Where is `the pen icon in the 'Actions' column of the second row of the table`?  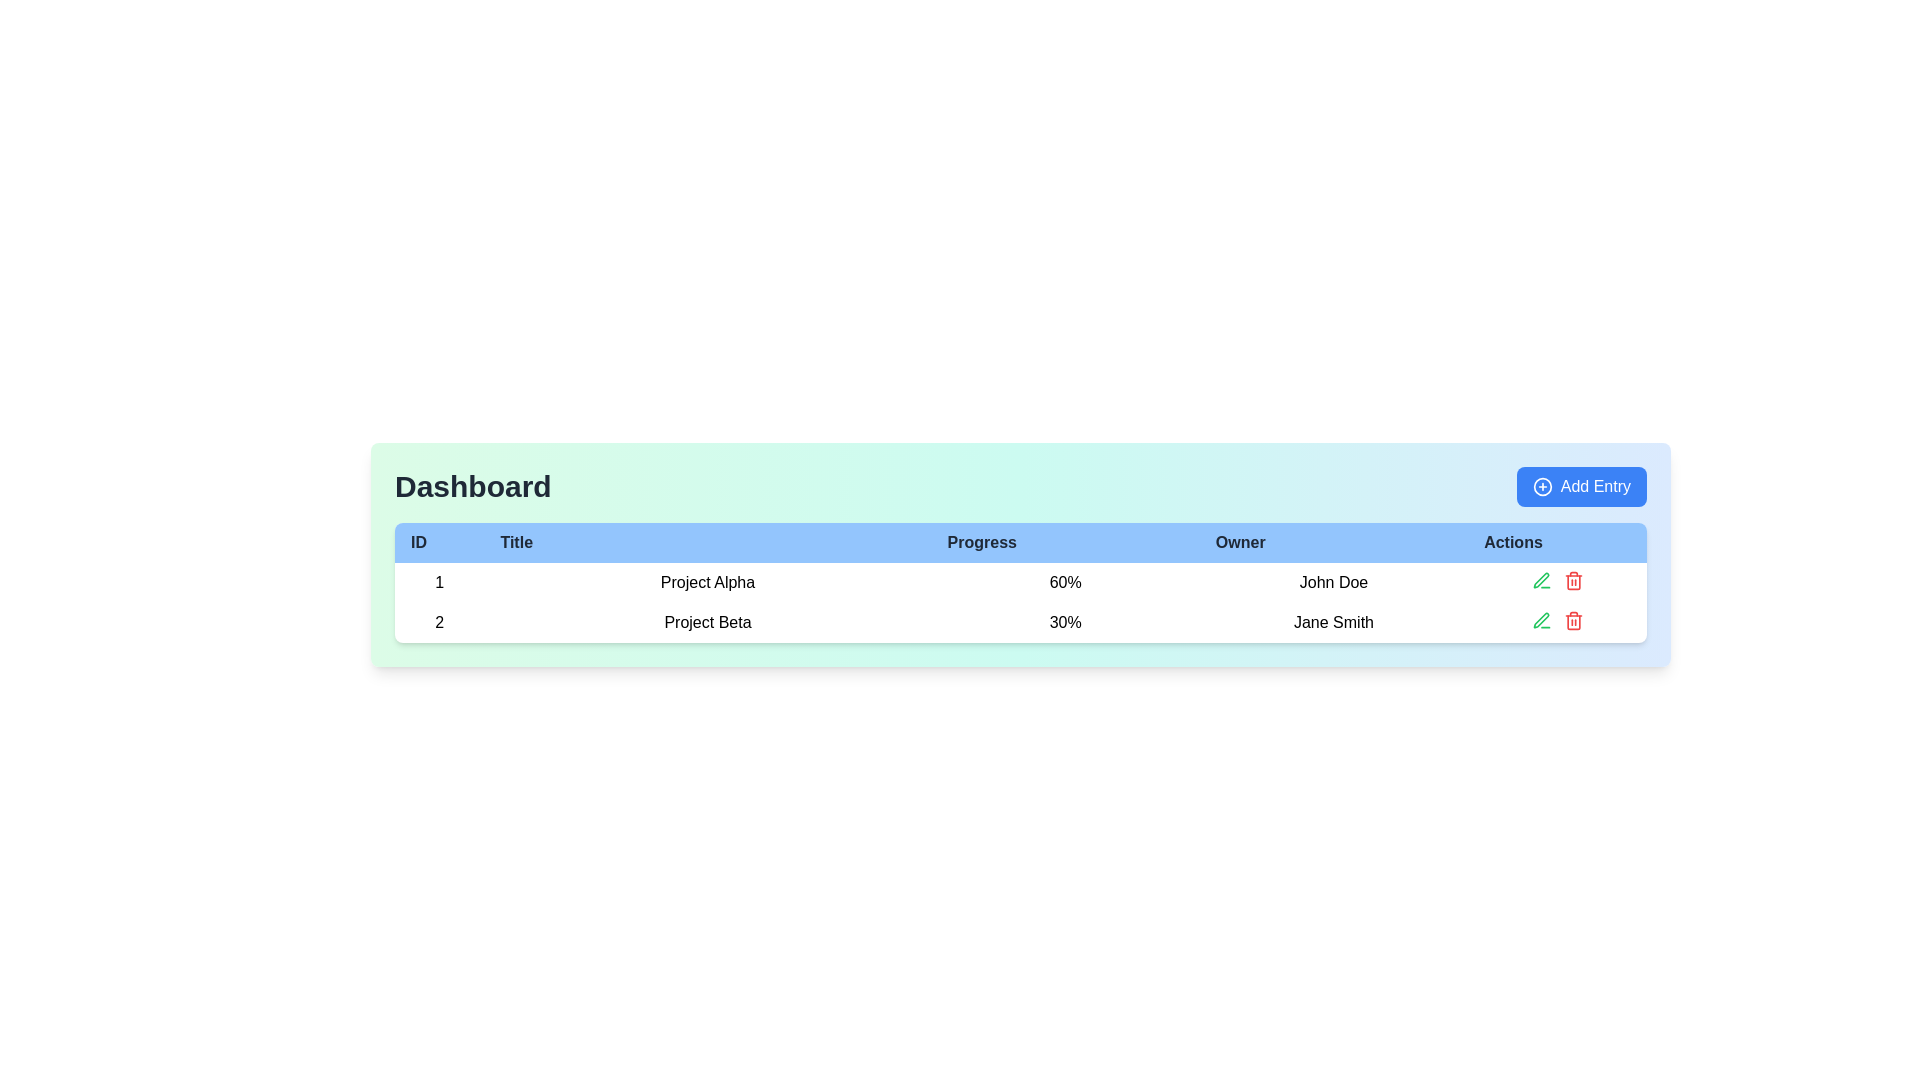 the pen icon in the 'Actions' column of the second row of the table is located at coordinates (1540, 580).